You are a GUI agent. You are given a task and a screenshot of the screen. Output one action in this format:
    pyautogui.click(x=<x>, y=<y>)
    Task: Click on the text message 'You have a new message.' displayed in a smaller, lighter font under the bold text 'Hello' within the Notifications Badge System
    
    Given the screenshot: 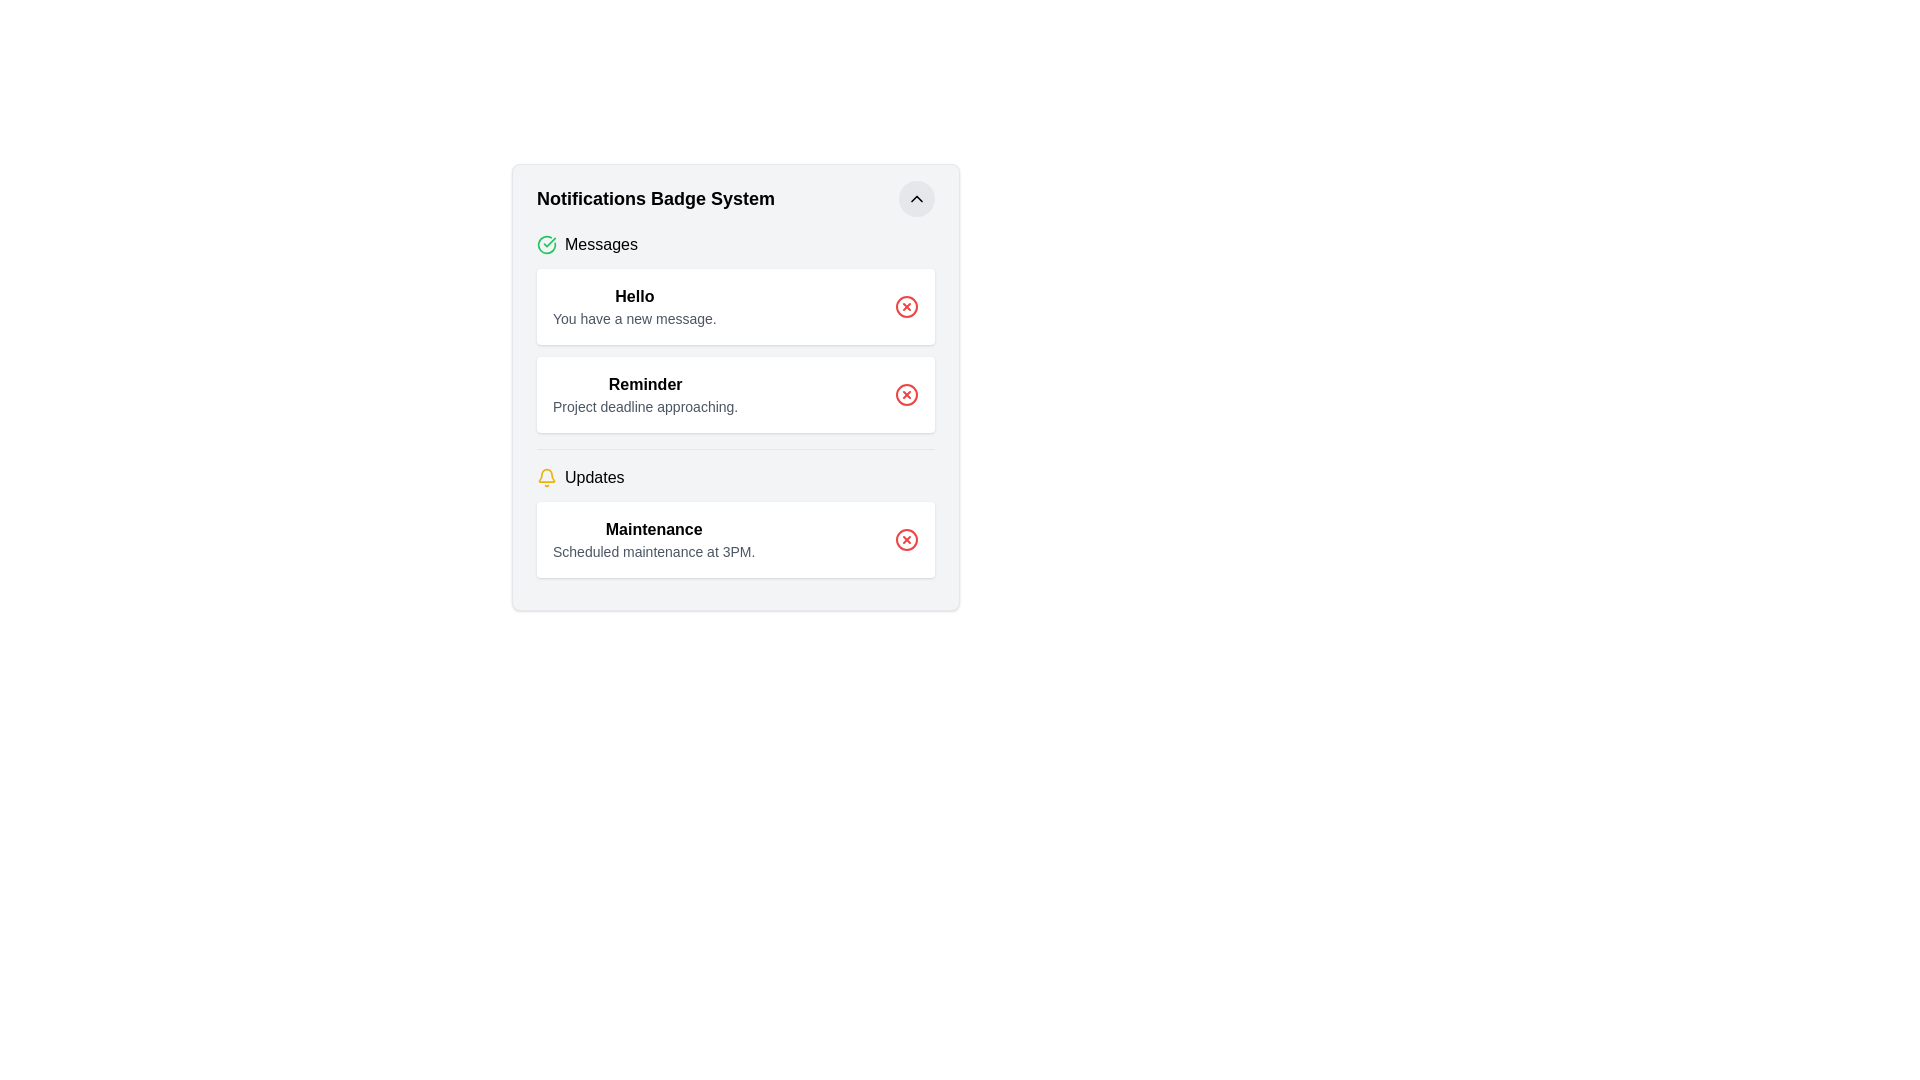 What is the action you would take?
    pyautogui.click(x=633, y=318)
    